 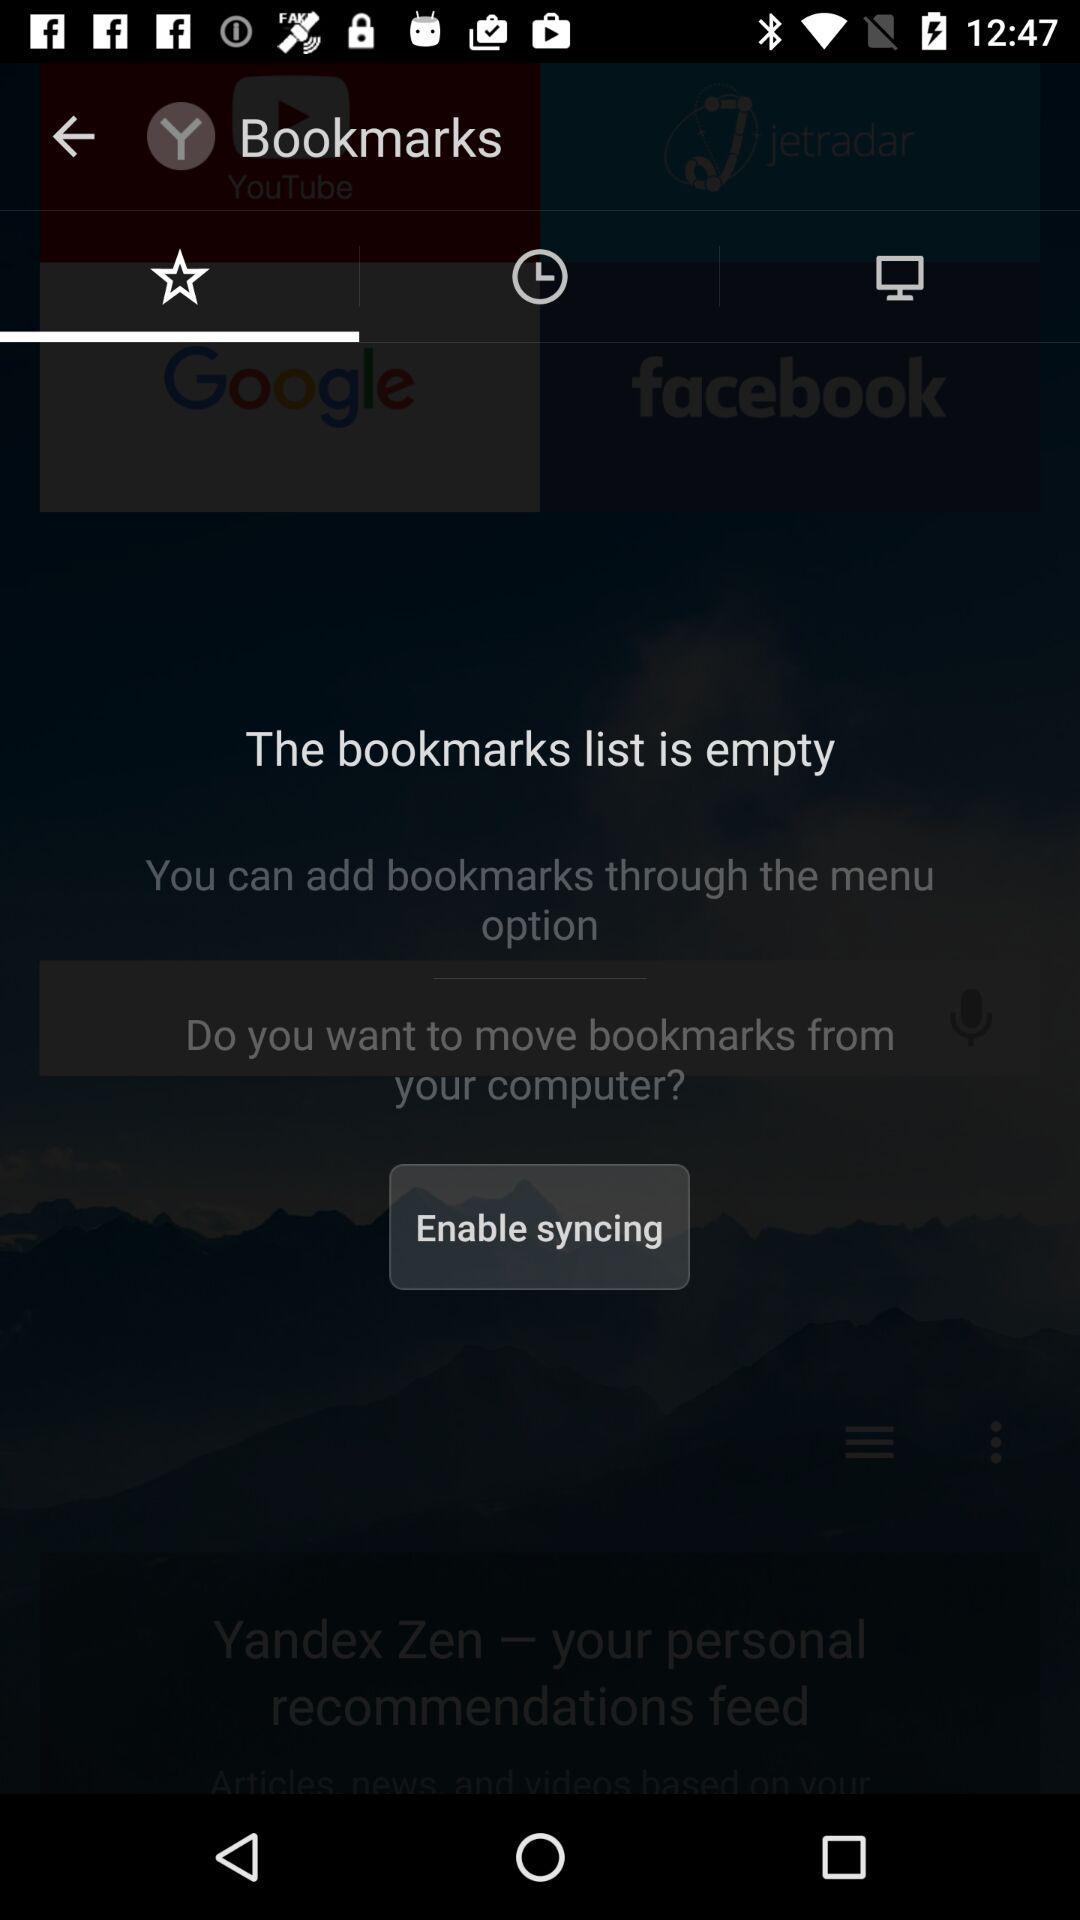 What do you see at coordinates (538, 1226) in the screenshot?
I see `item below the do you want icon` at bounding box center [538, 1226].